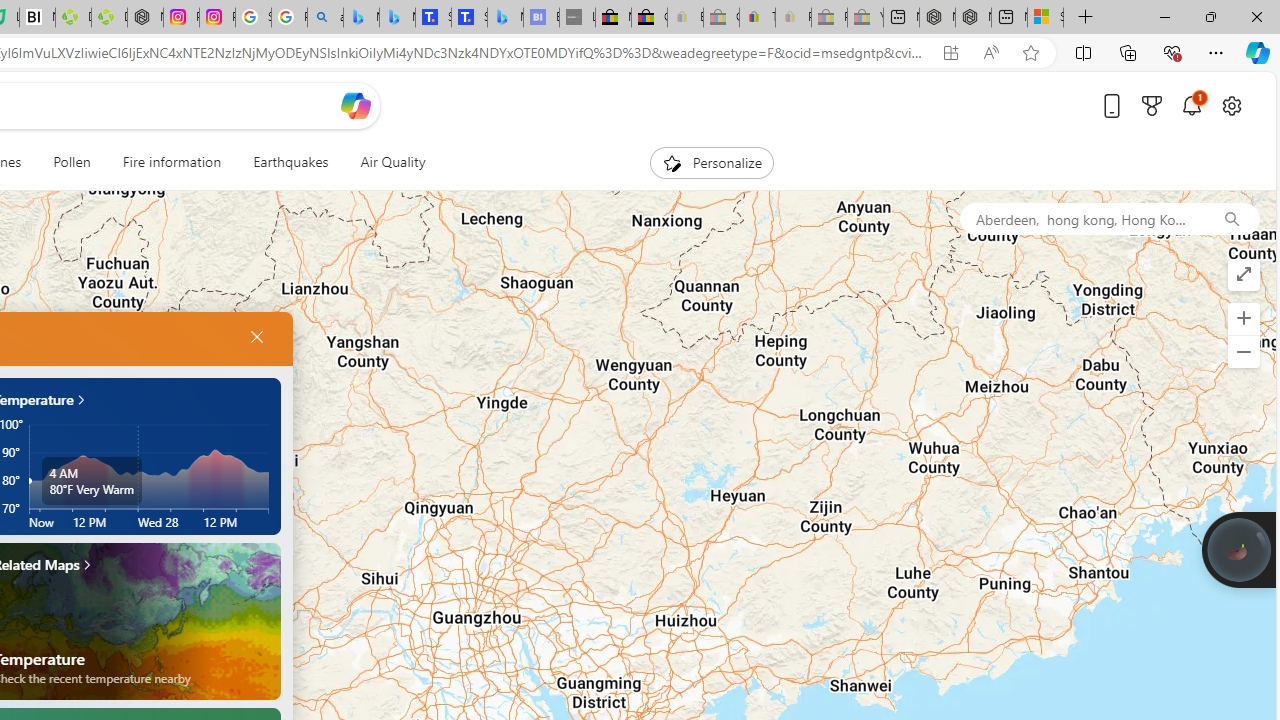 The width and height of the screenshot is (1280, 720). What do you see at coordinates (72, 162) in the screenshot?
I see `'Pollen'` at bounding box center [72, 162].